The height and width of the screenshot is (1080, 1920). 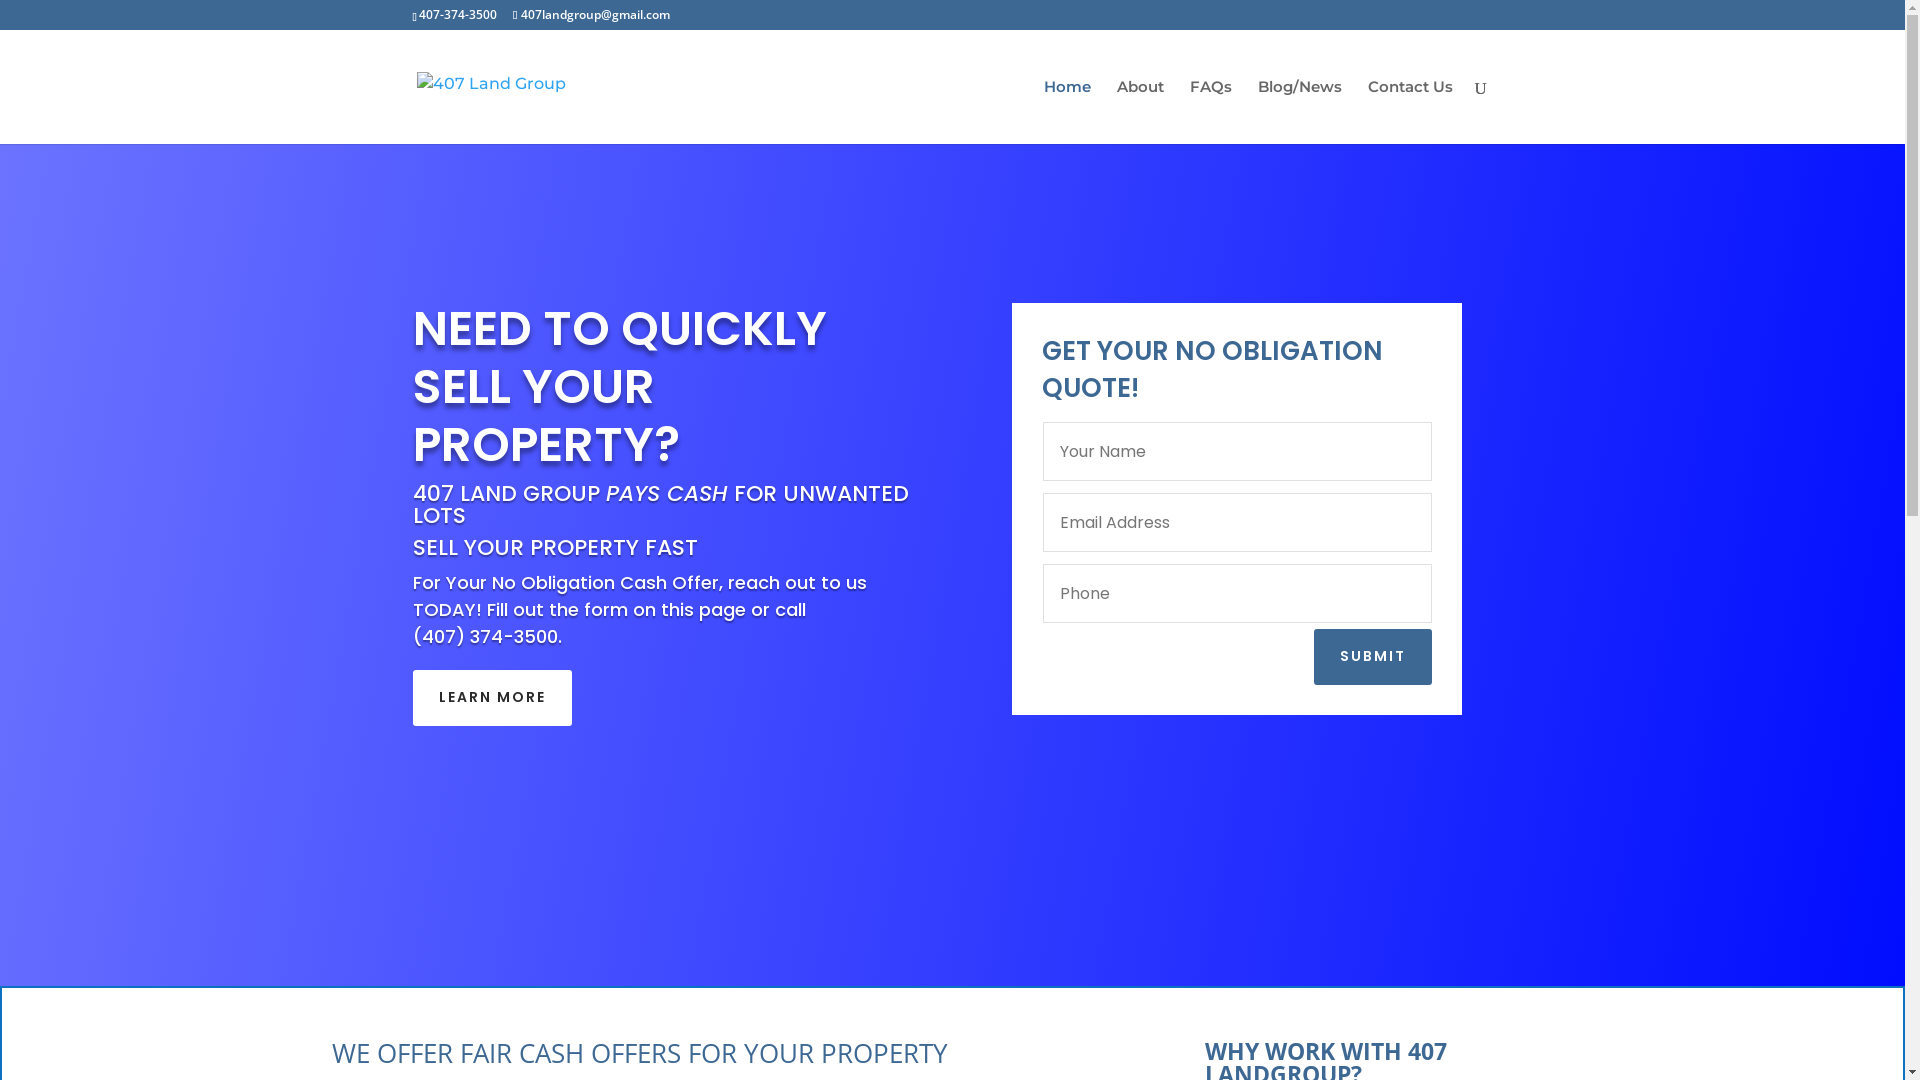 What do you see at coordinates (1300, 111) in the screenshot?
I see `'Blog/News'` at bounding box center [1300, 111].